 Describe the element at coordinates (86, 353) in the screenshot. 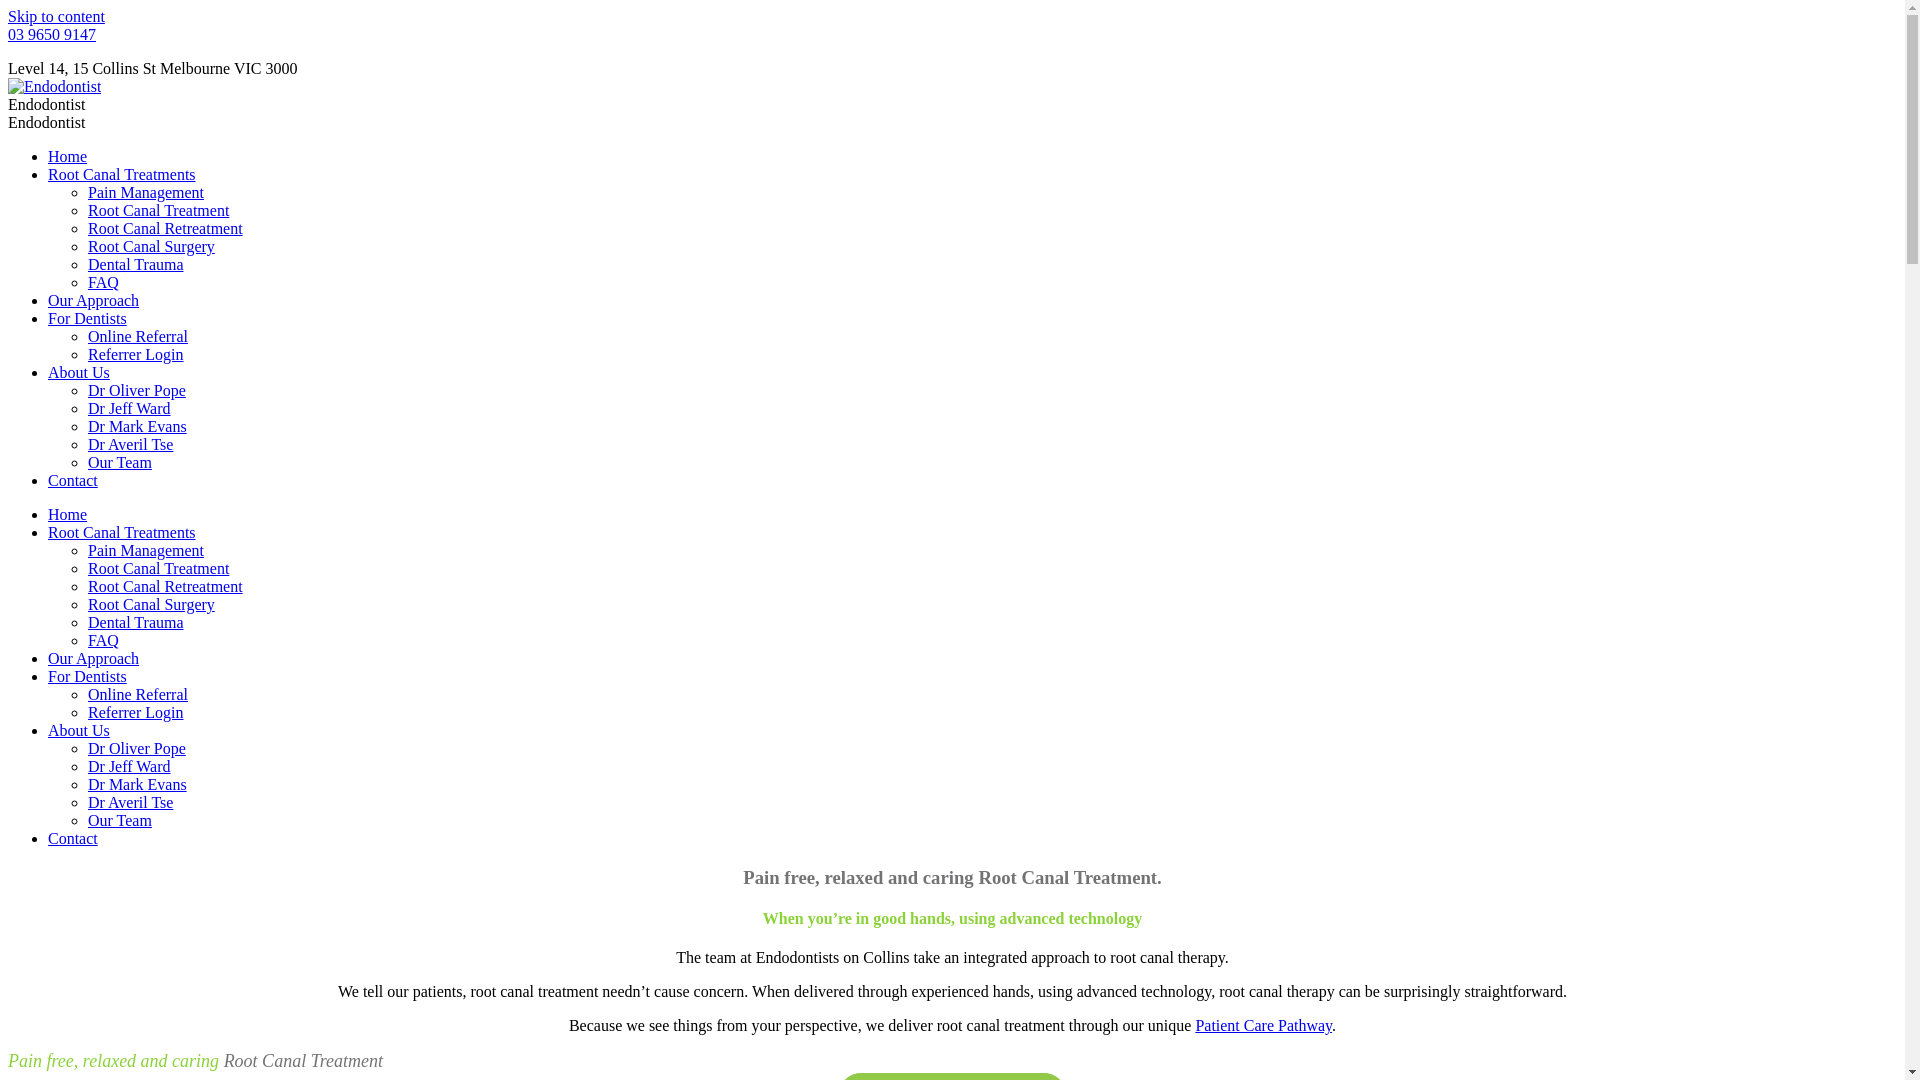

I see `'Referrer Login'` at that location.